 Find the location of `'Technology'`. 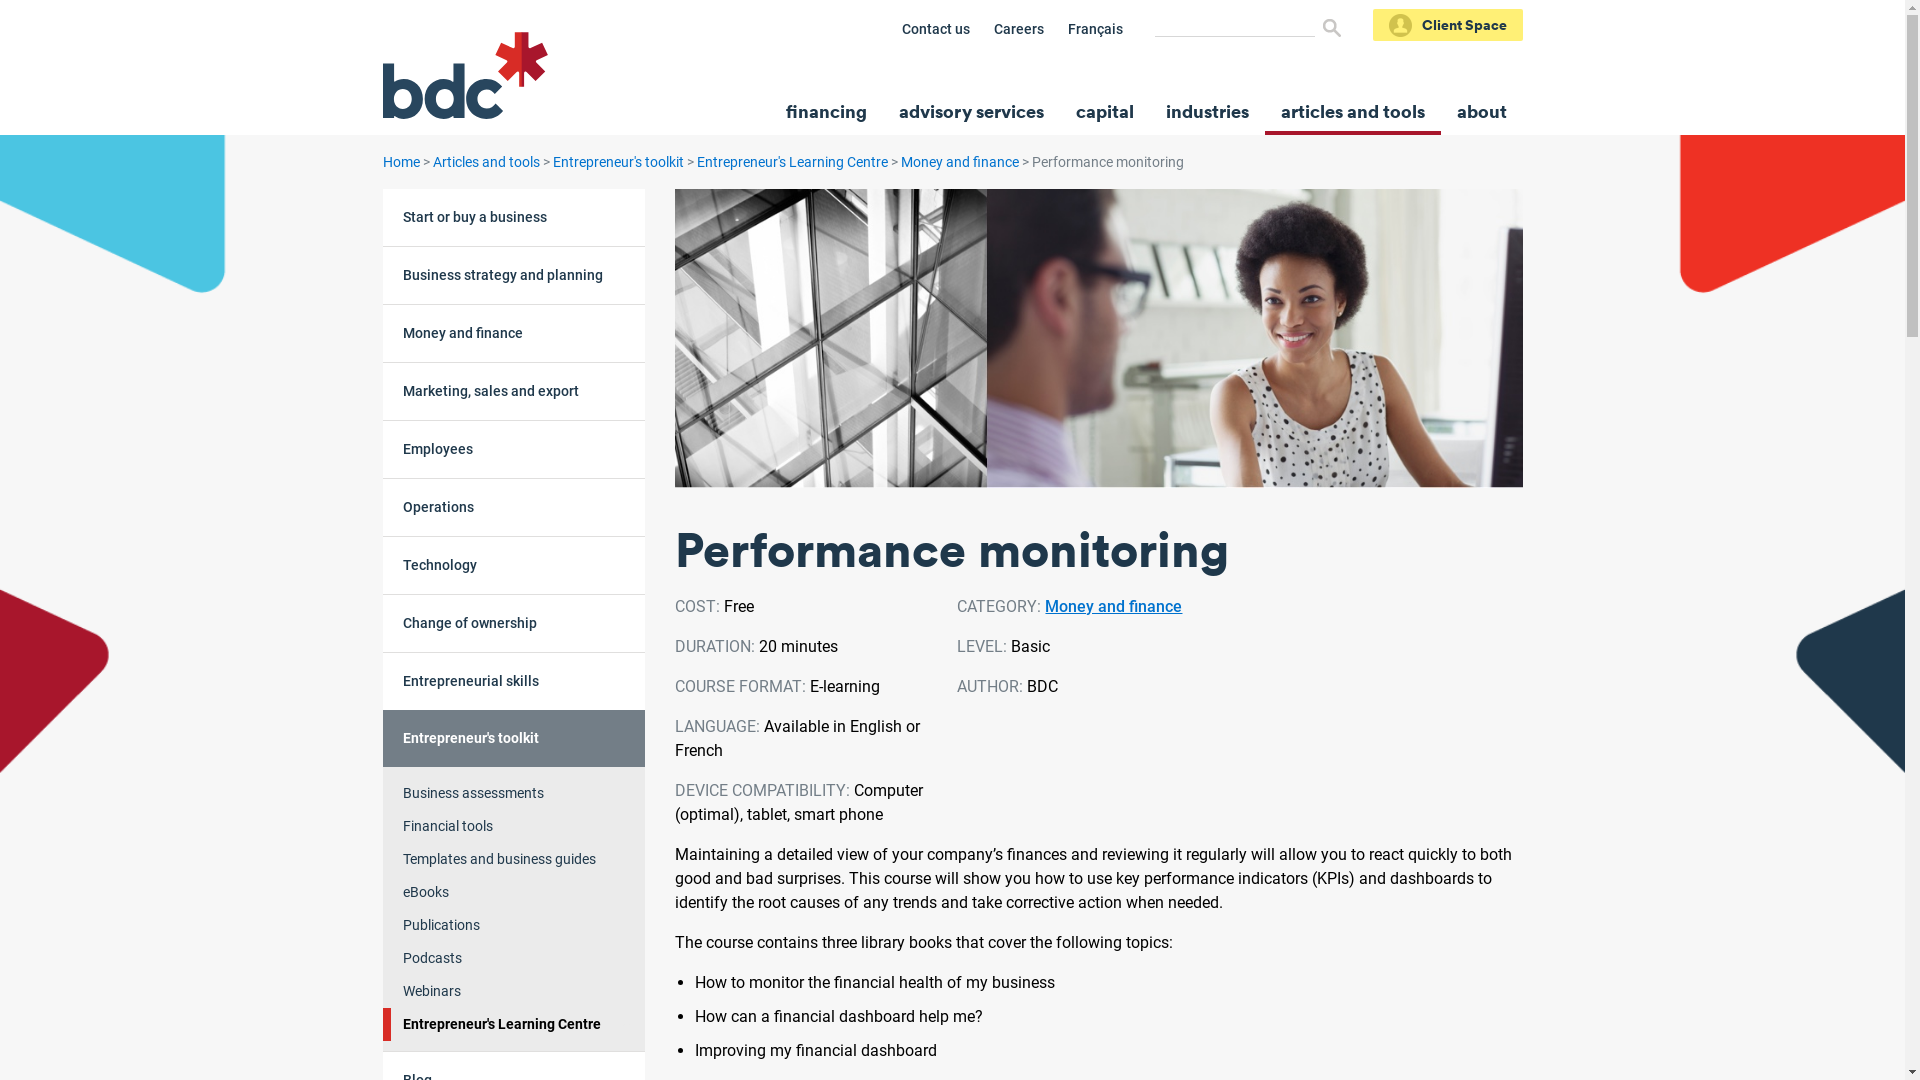

'Technology' is located at coordinates (513, 564).